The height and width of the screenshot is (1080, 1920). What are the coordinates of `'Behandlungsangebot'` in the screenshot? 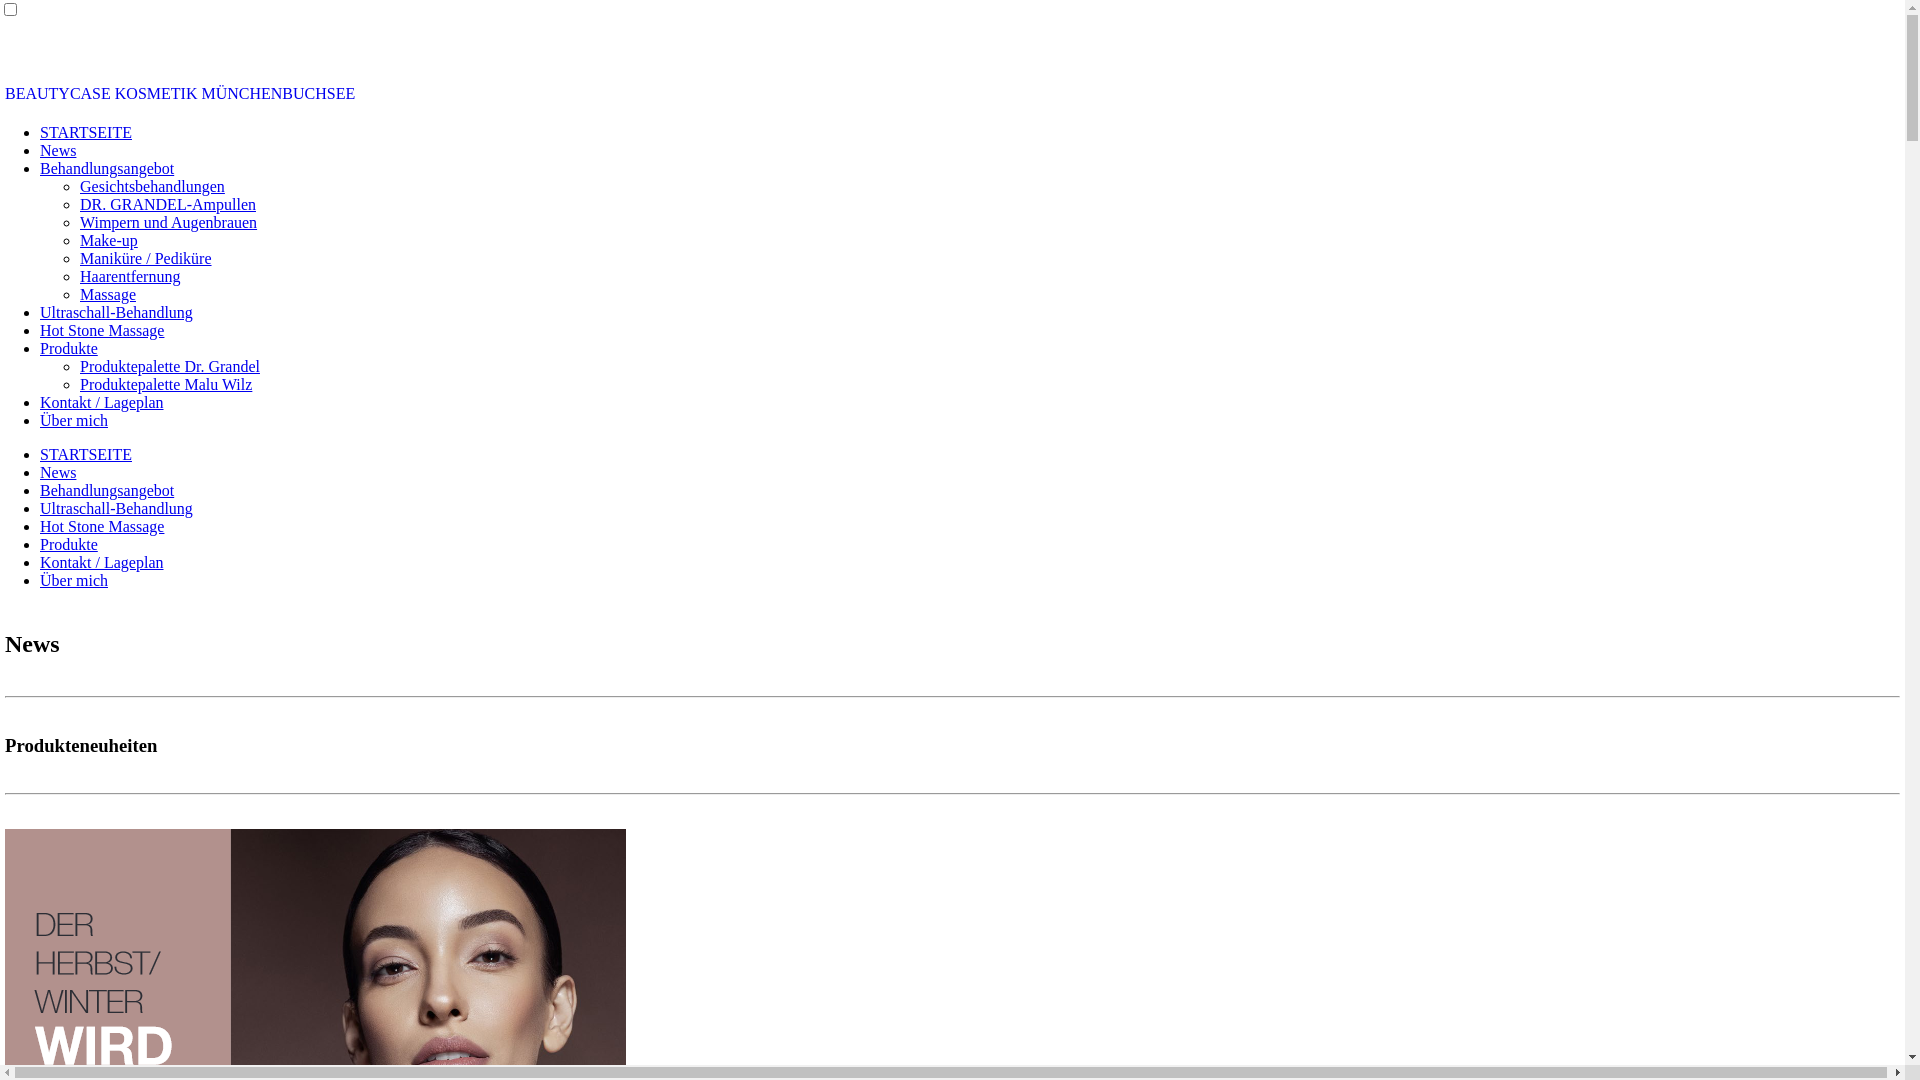 It's located at (39, 167).